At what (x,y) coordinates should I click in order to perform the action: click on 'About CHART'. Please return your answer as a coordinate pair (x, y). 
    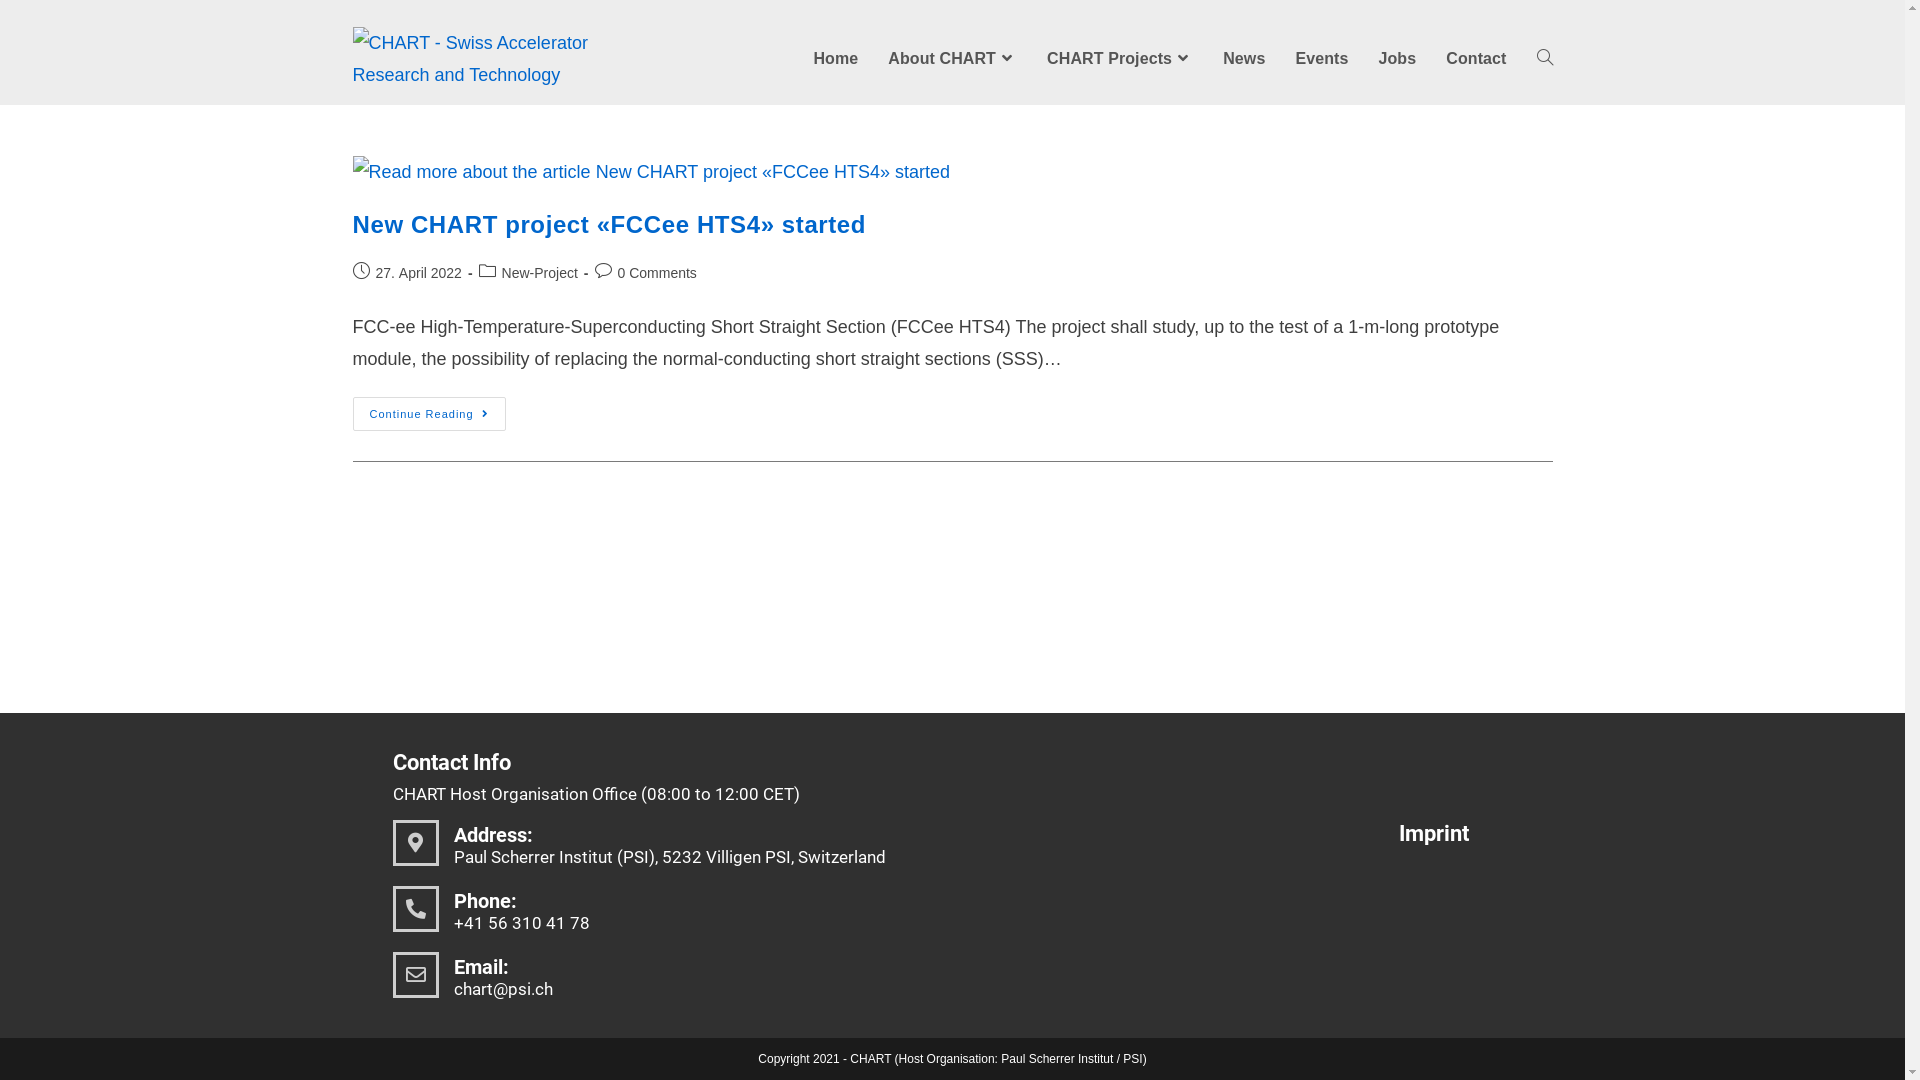
    Looking at the image, I should click on (951, 57).